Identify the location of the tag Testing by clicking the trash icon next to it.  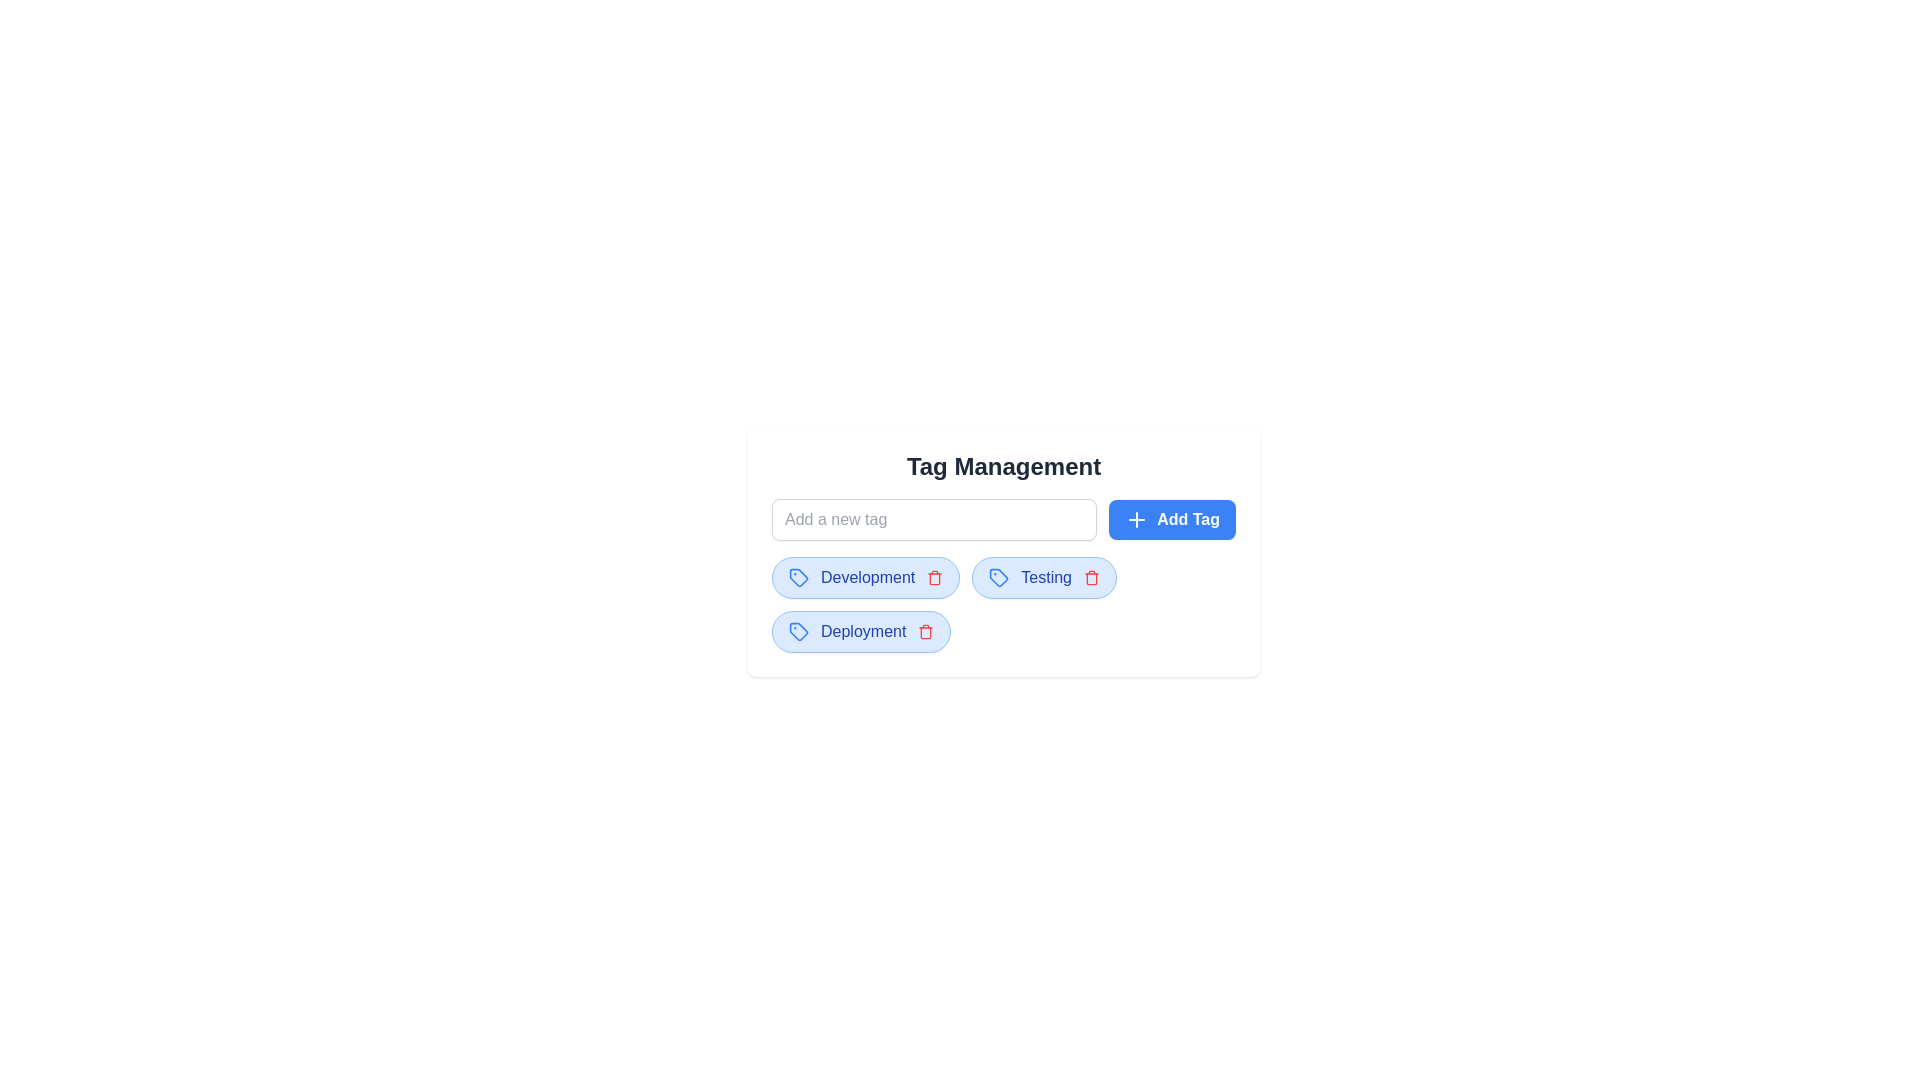
(1090, 578).